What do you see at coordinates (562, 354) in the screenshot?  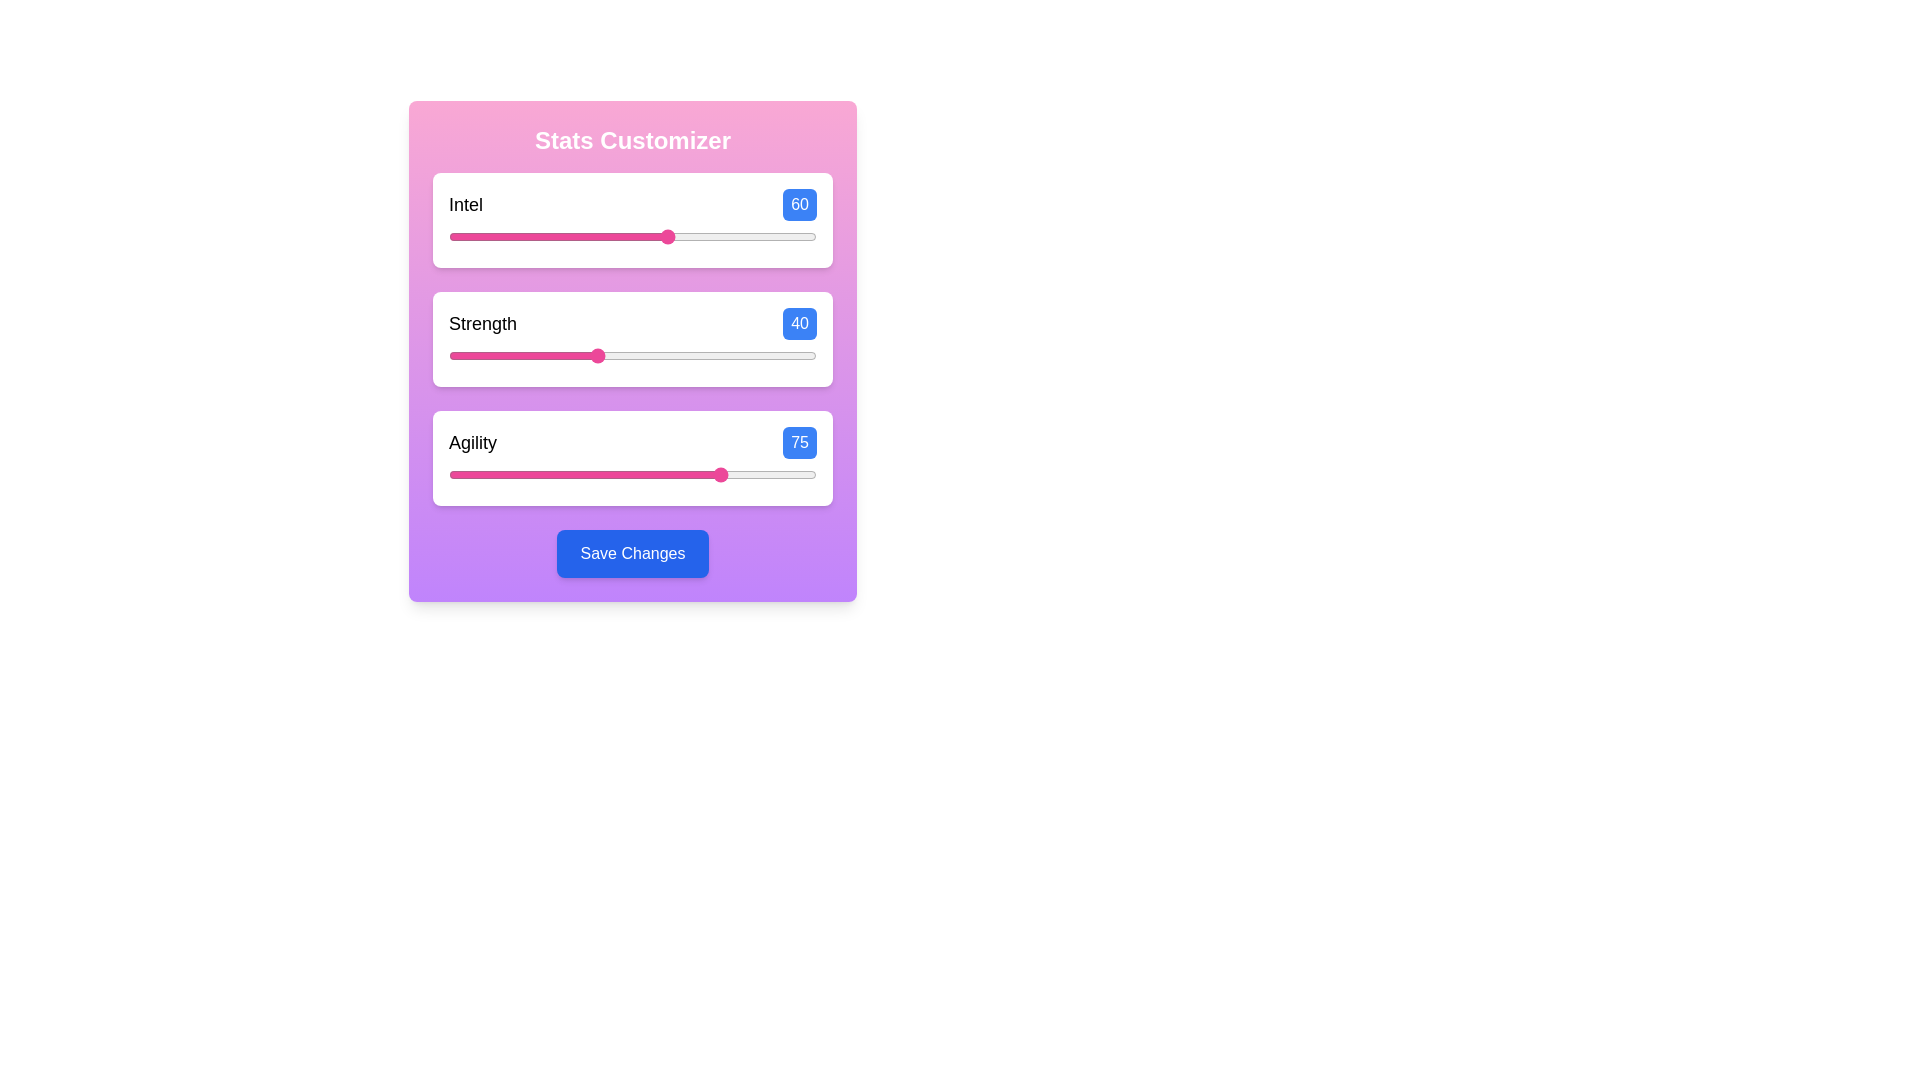 I see `the Strength slider` at bounding box center [562, 354].